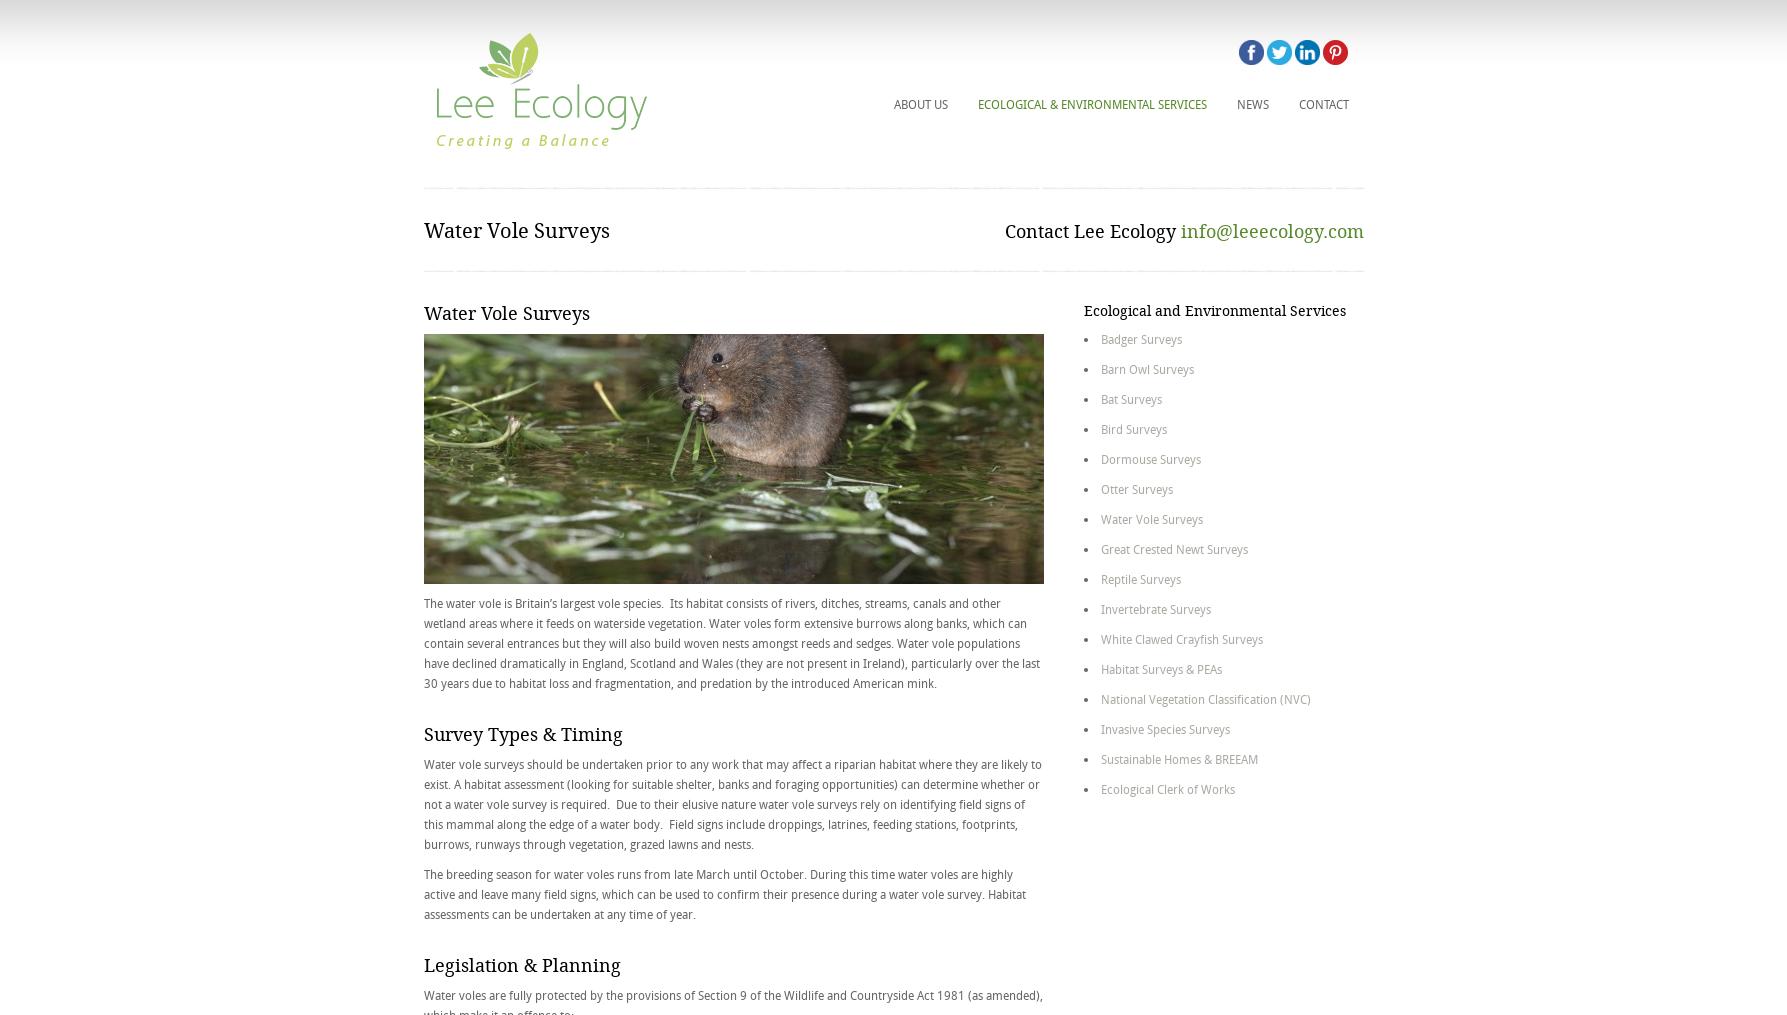  What do you see at coordinates (1181, 638) in the screenshot?
I see `'White Clawed Crayfish Surveys'` at bounding box center [1181, 638].